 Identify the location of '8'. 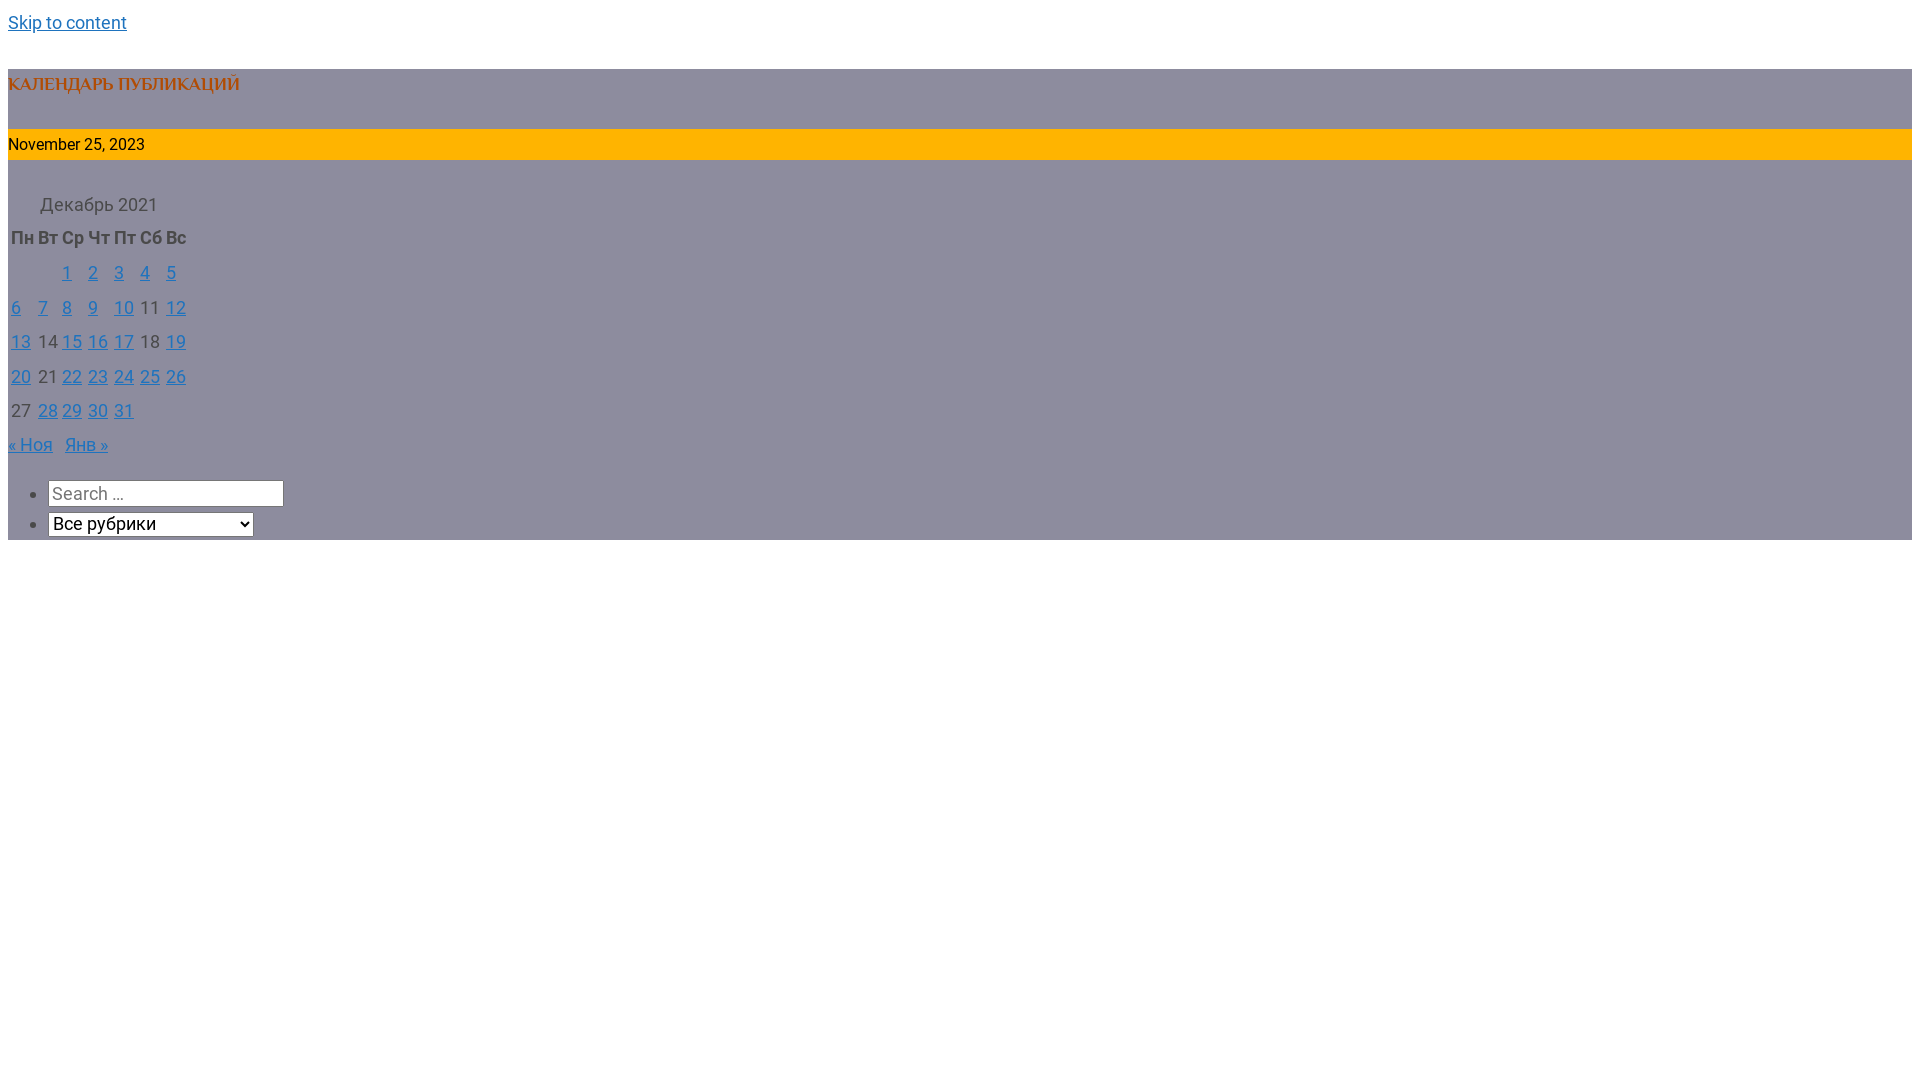
(67, 307).